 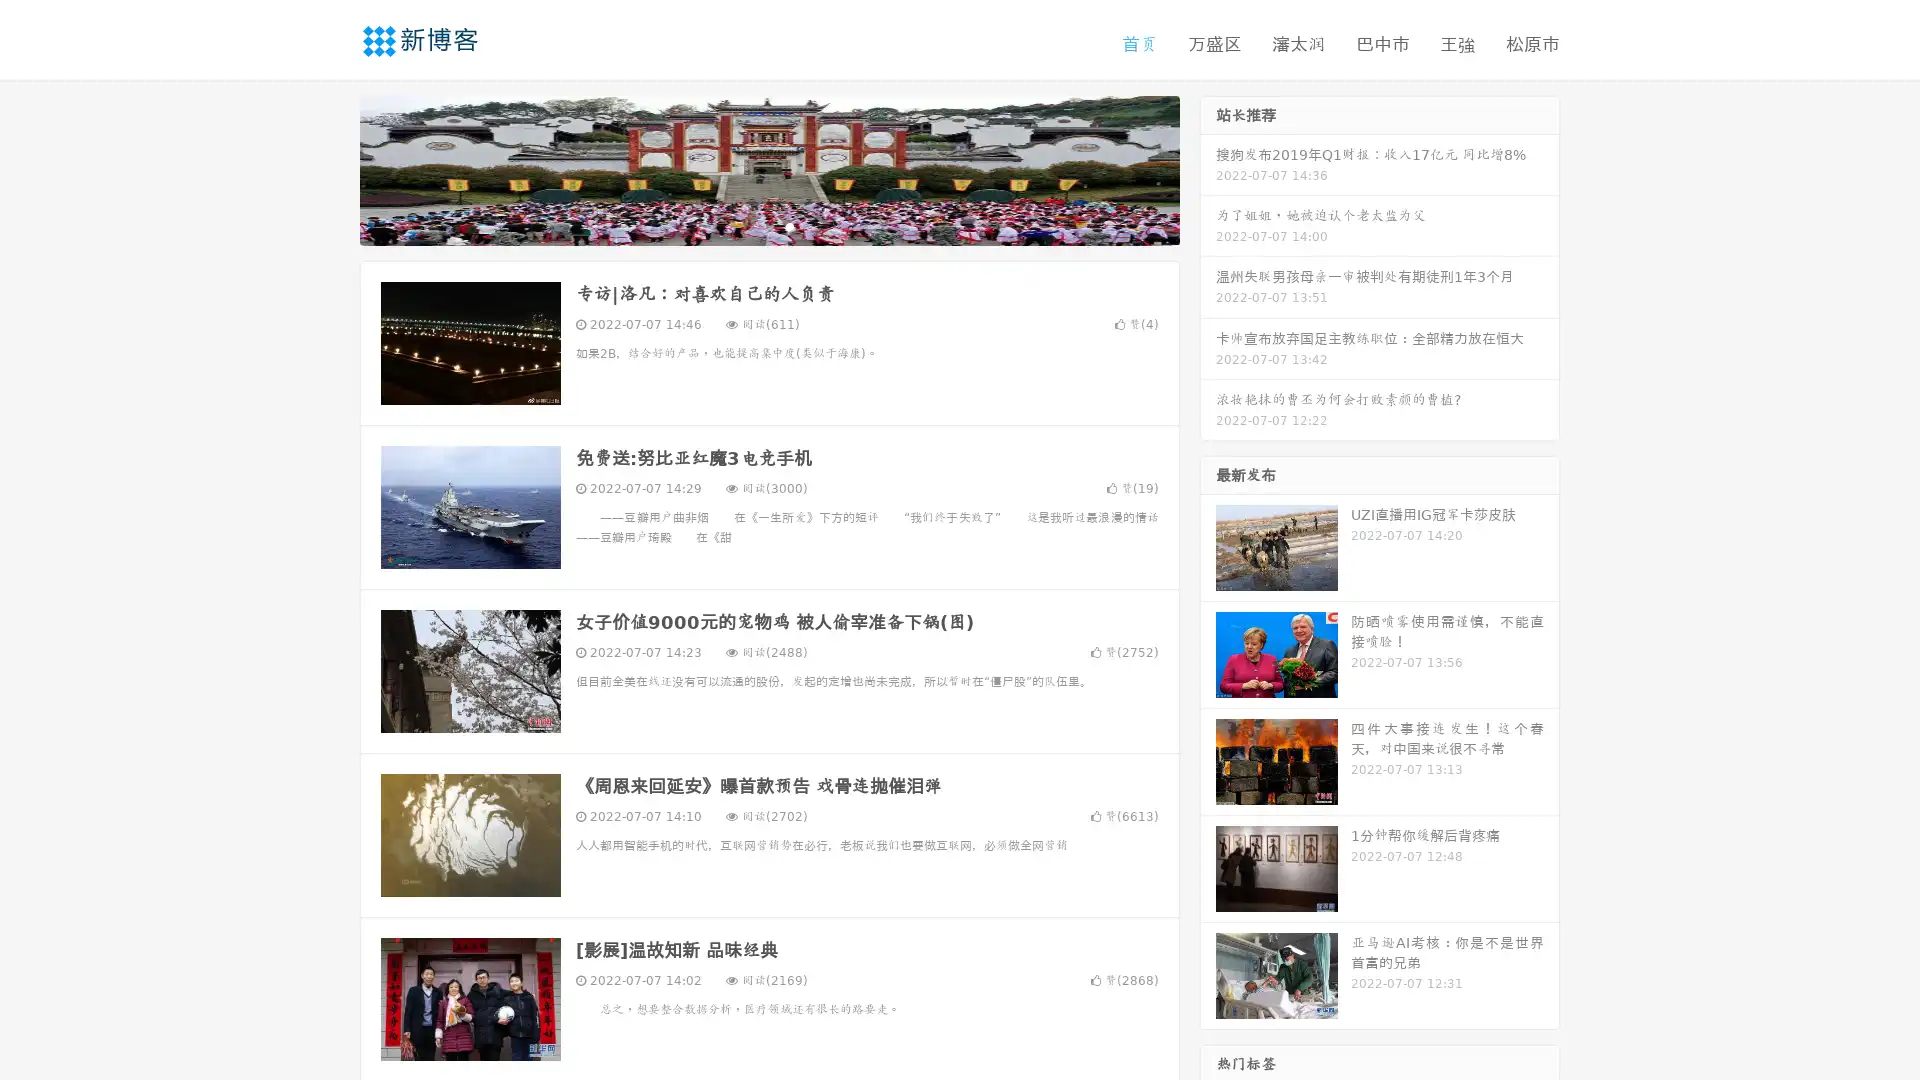 What do you see at coordinates (330, 168) in the screenshot?
I see `Previous slide` at bounding box center [330, 168].